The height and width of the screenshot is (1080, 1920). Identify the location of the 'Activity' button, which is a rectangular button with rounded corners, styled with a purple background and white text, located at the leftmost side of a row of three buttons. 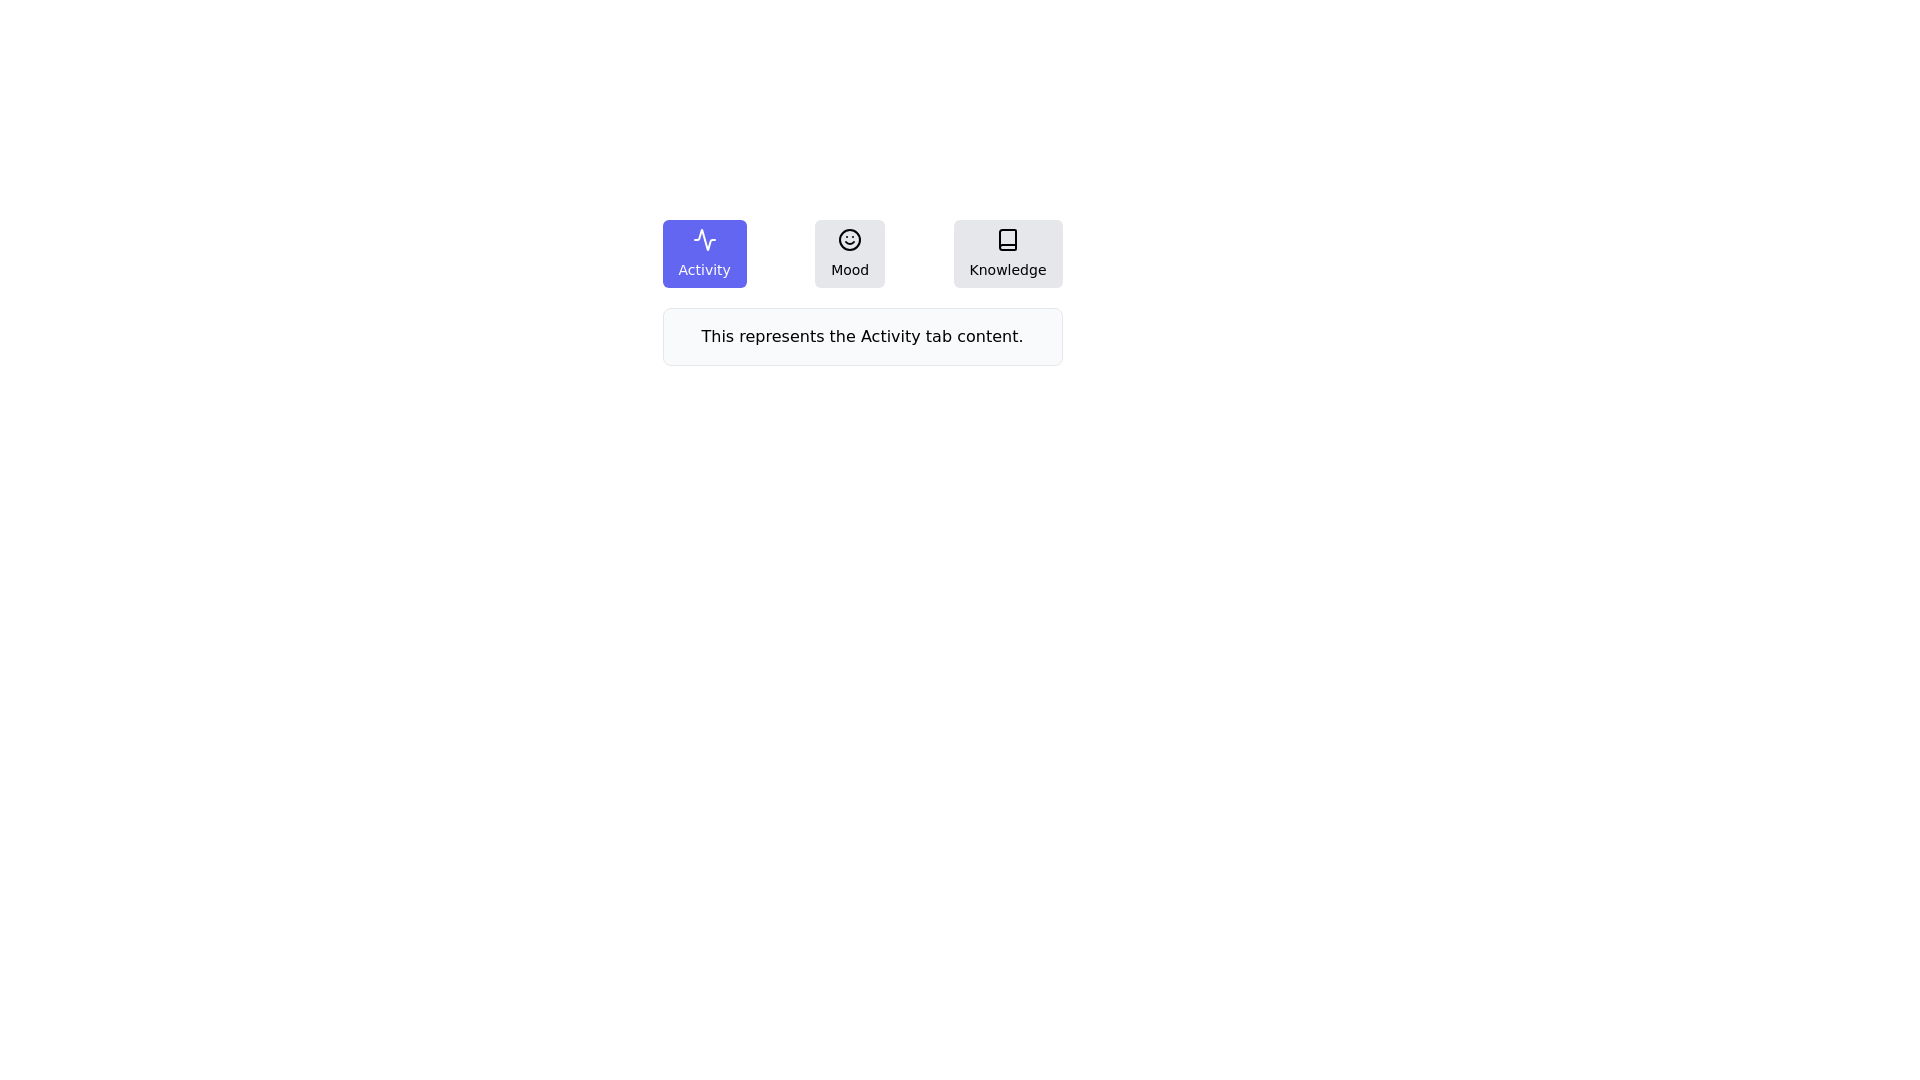
(704, 253).